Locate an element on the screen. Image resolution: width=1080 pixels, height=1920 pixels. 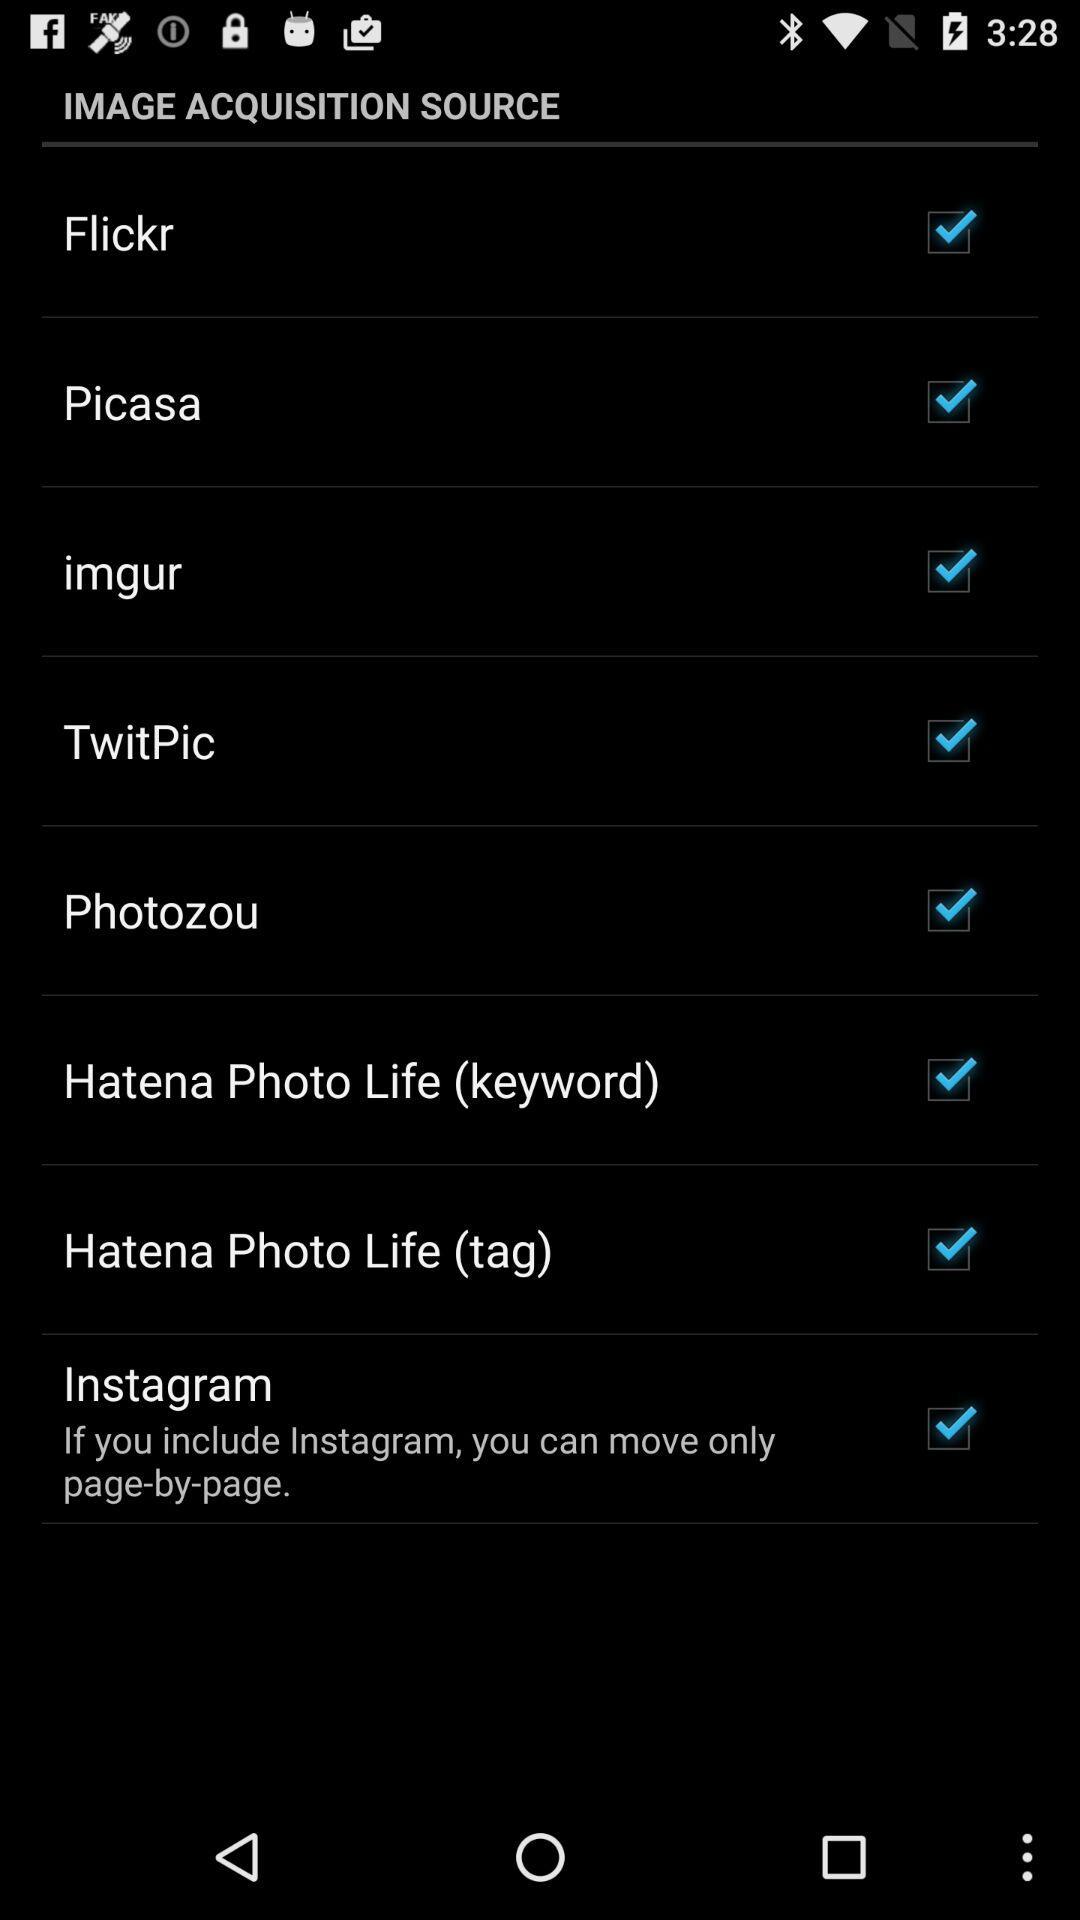
the item above the picasa app is located at coordinates (118, 232).